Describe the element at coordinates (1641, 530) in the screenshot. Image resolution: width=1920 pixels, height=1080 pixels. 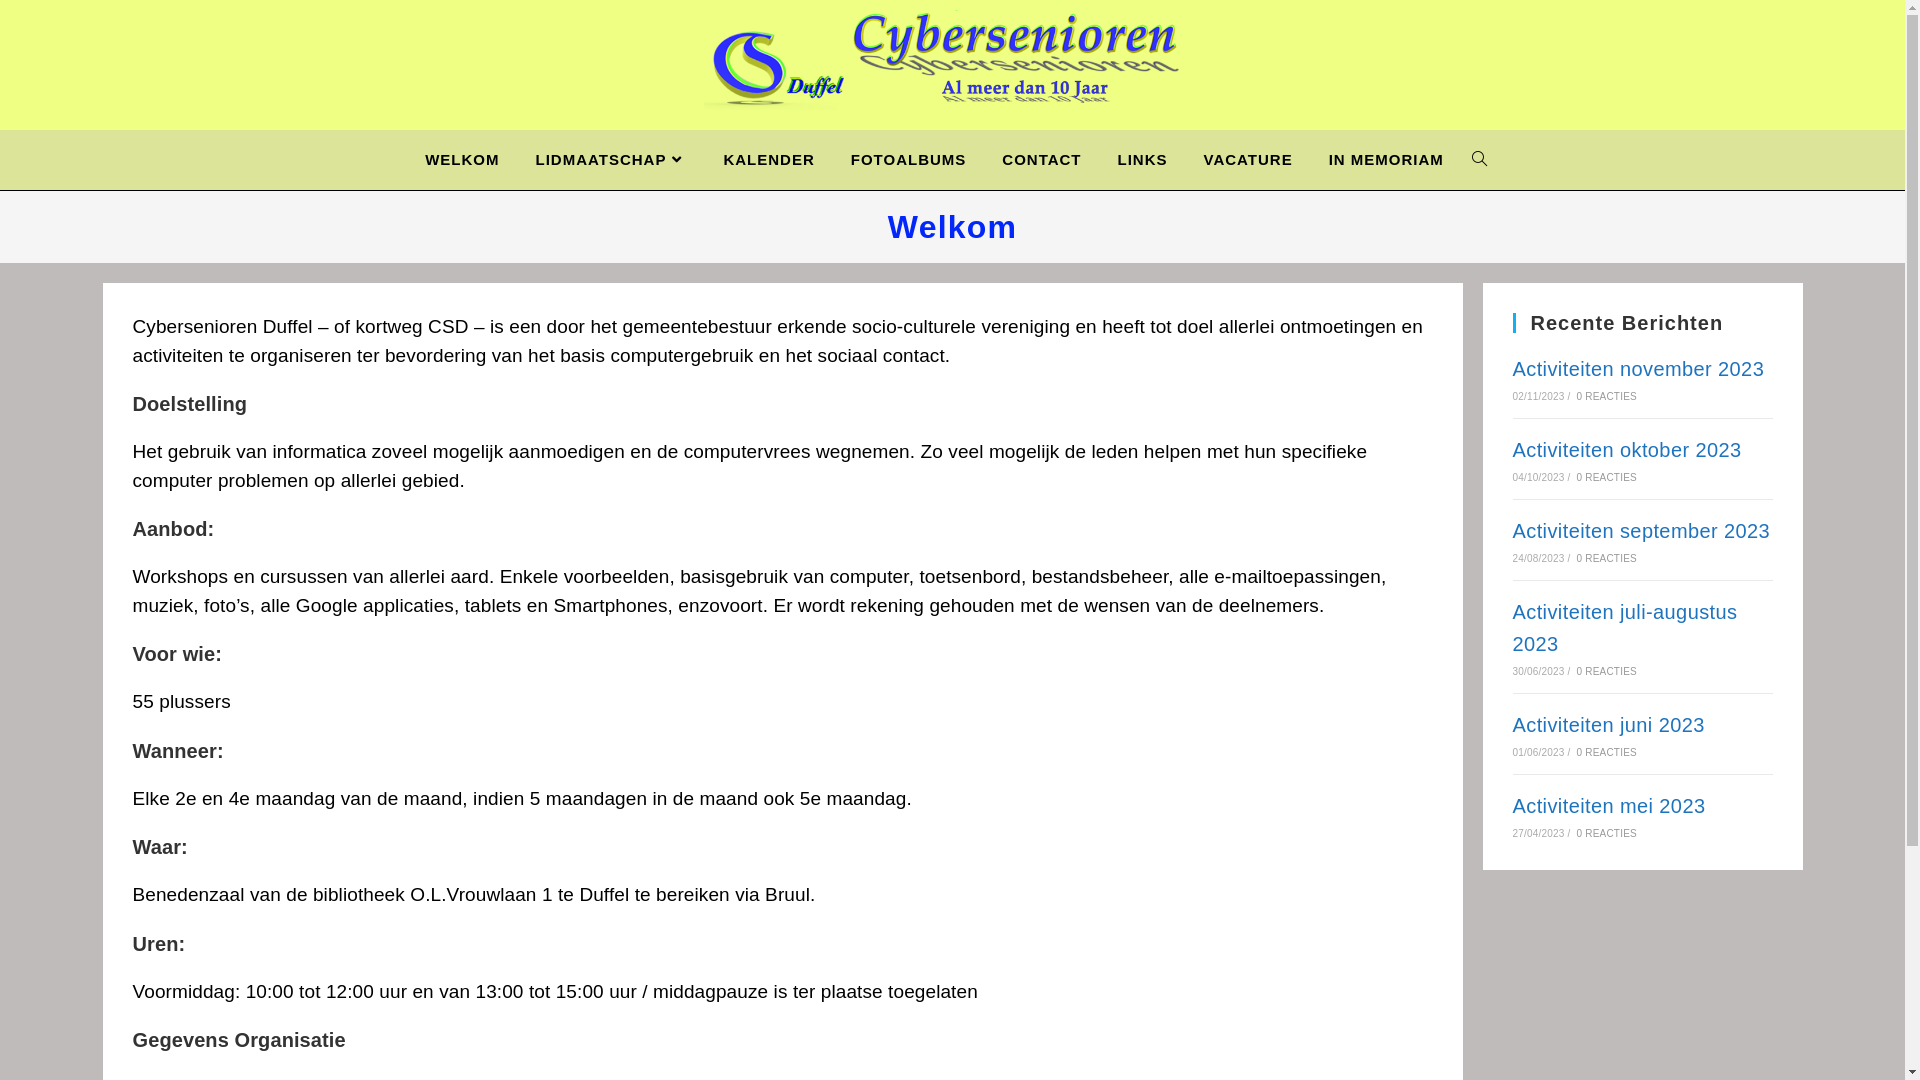
I see `'Activiteiten september 2023'` at that location.